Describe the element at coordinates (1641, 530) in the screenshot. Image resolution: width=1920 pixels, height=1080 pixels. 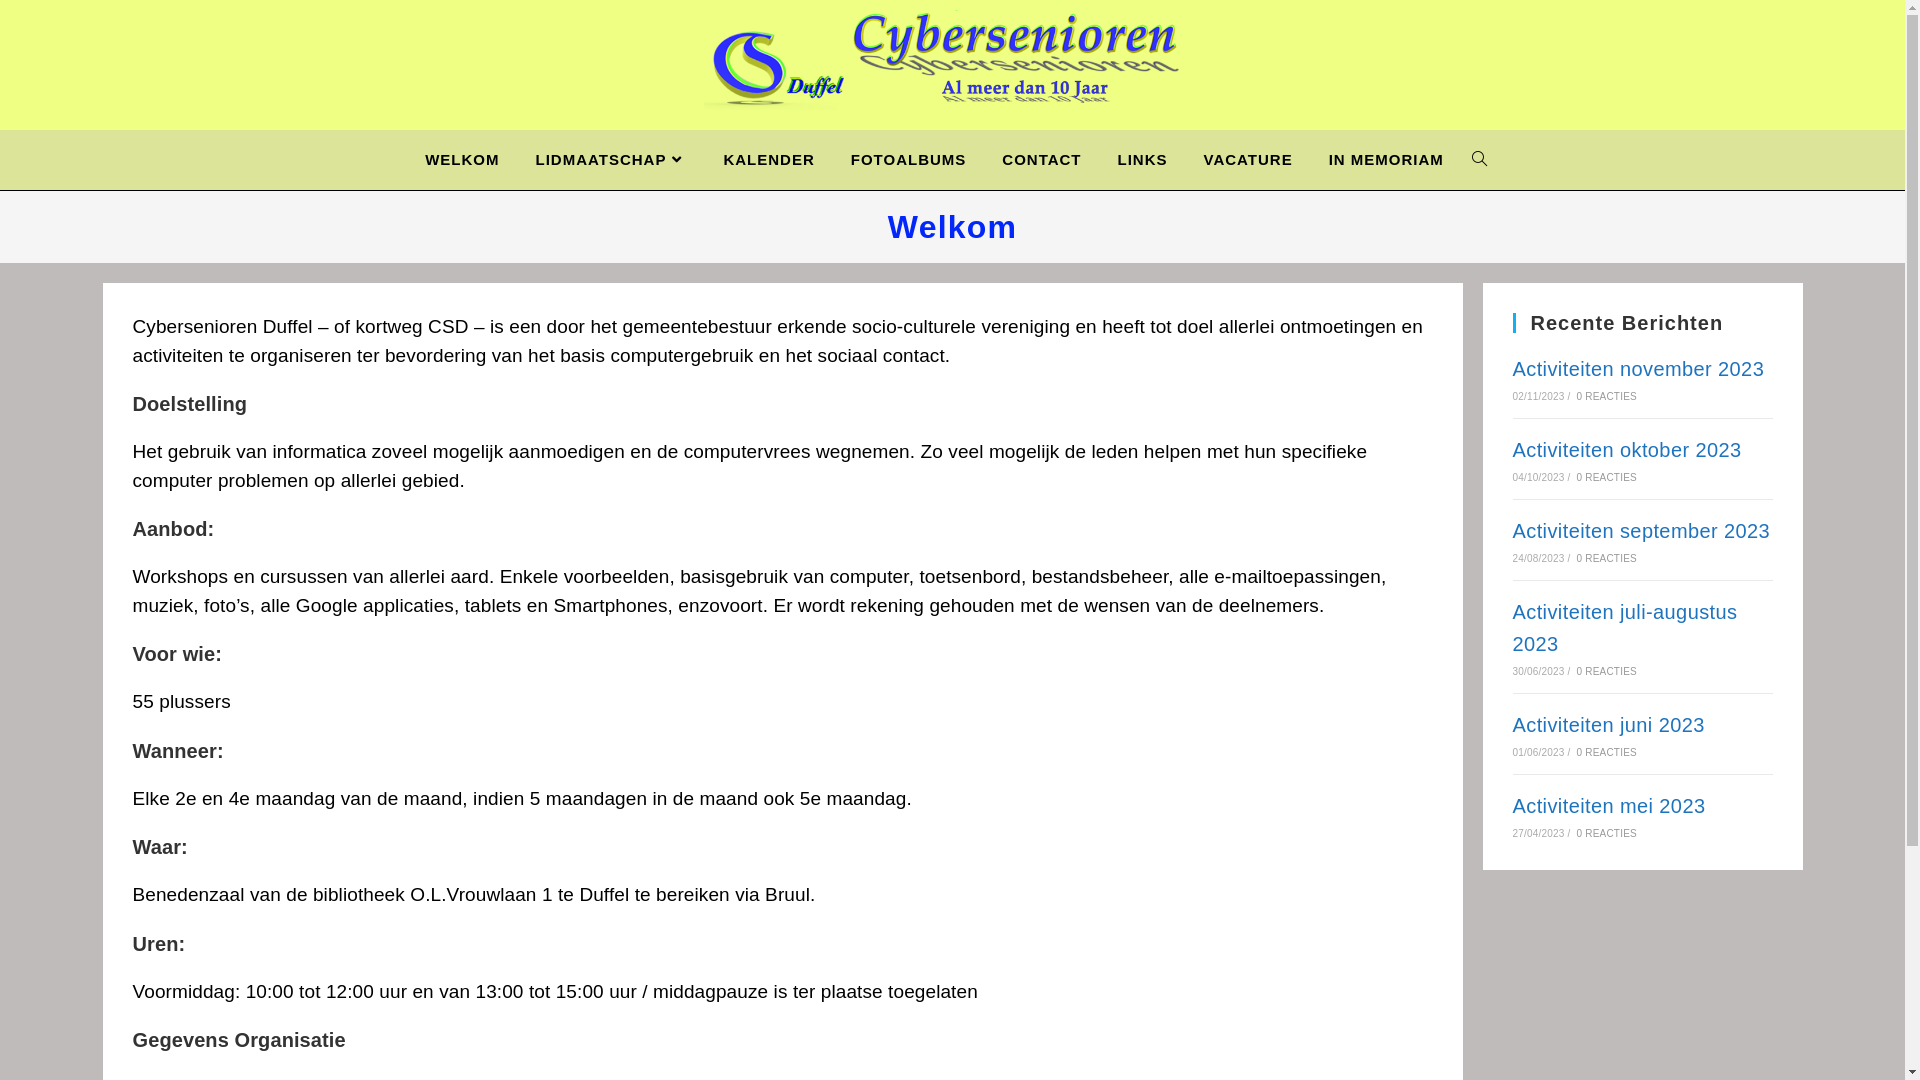
I see `'Activiteiten september 2023'` at that location.